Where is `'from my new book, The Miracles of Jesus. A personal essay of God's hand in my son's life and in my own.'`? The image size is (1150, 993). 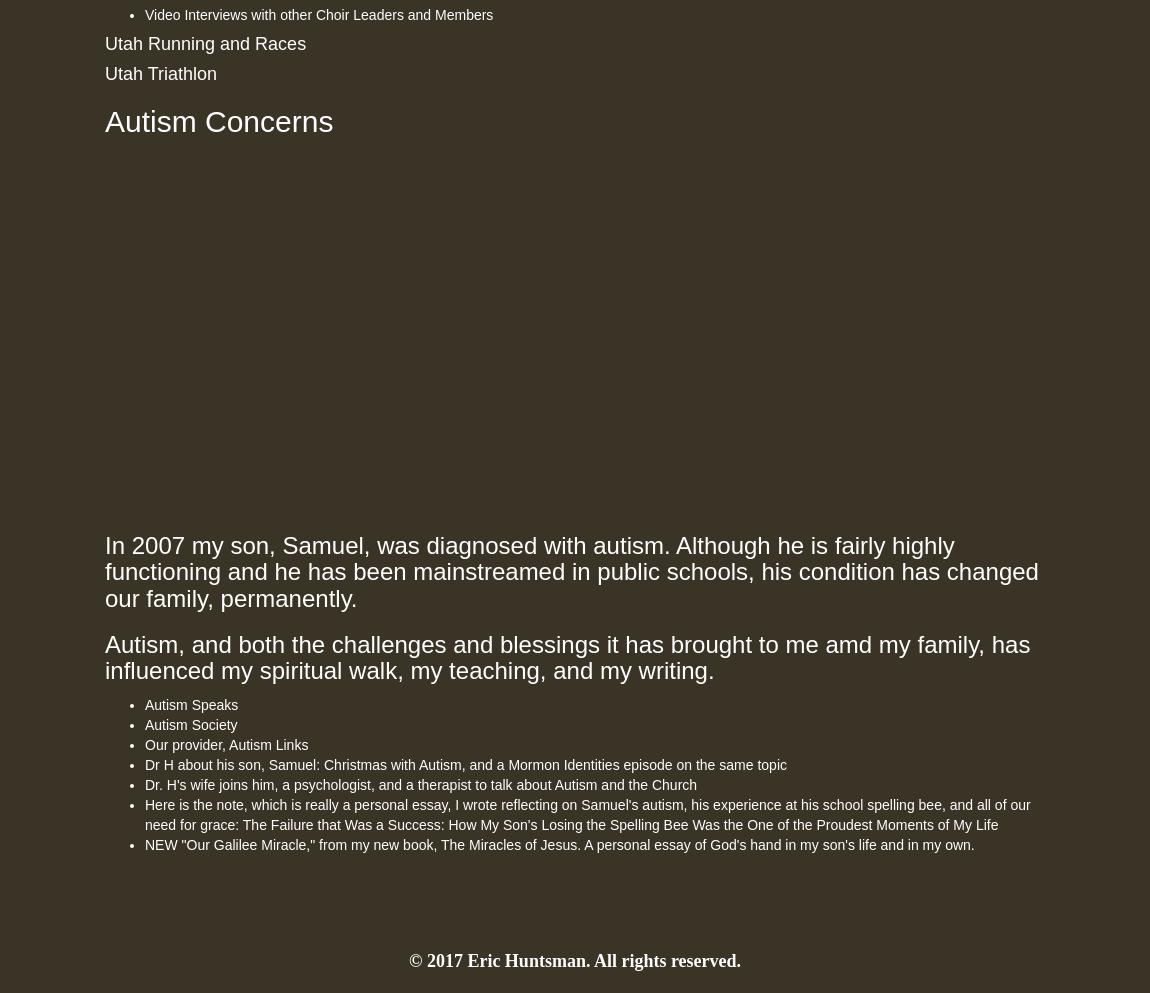 'from my new book, The Miracles of Jesus. A personal essay of God's hand in my son's life and in my own.' is located at coordinates (643, 842).